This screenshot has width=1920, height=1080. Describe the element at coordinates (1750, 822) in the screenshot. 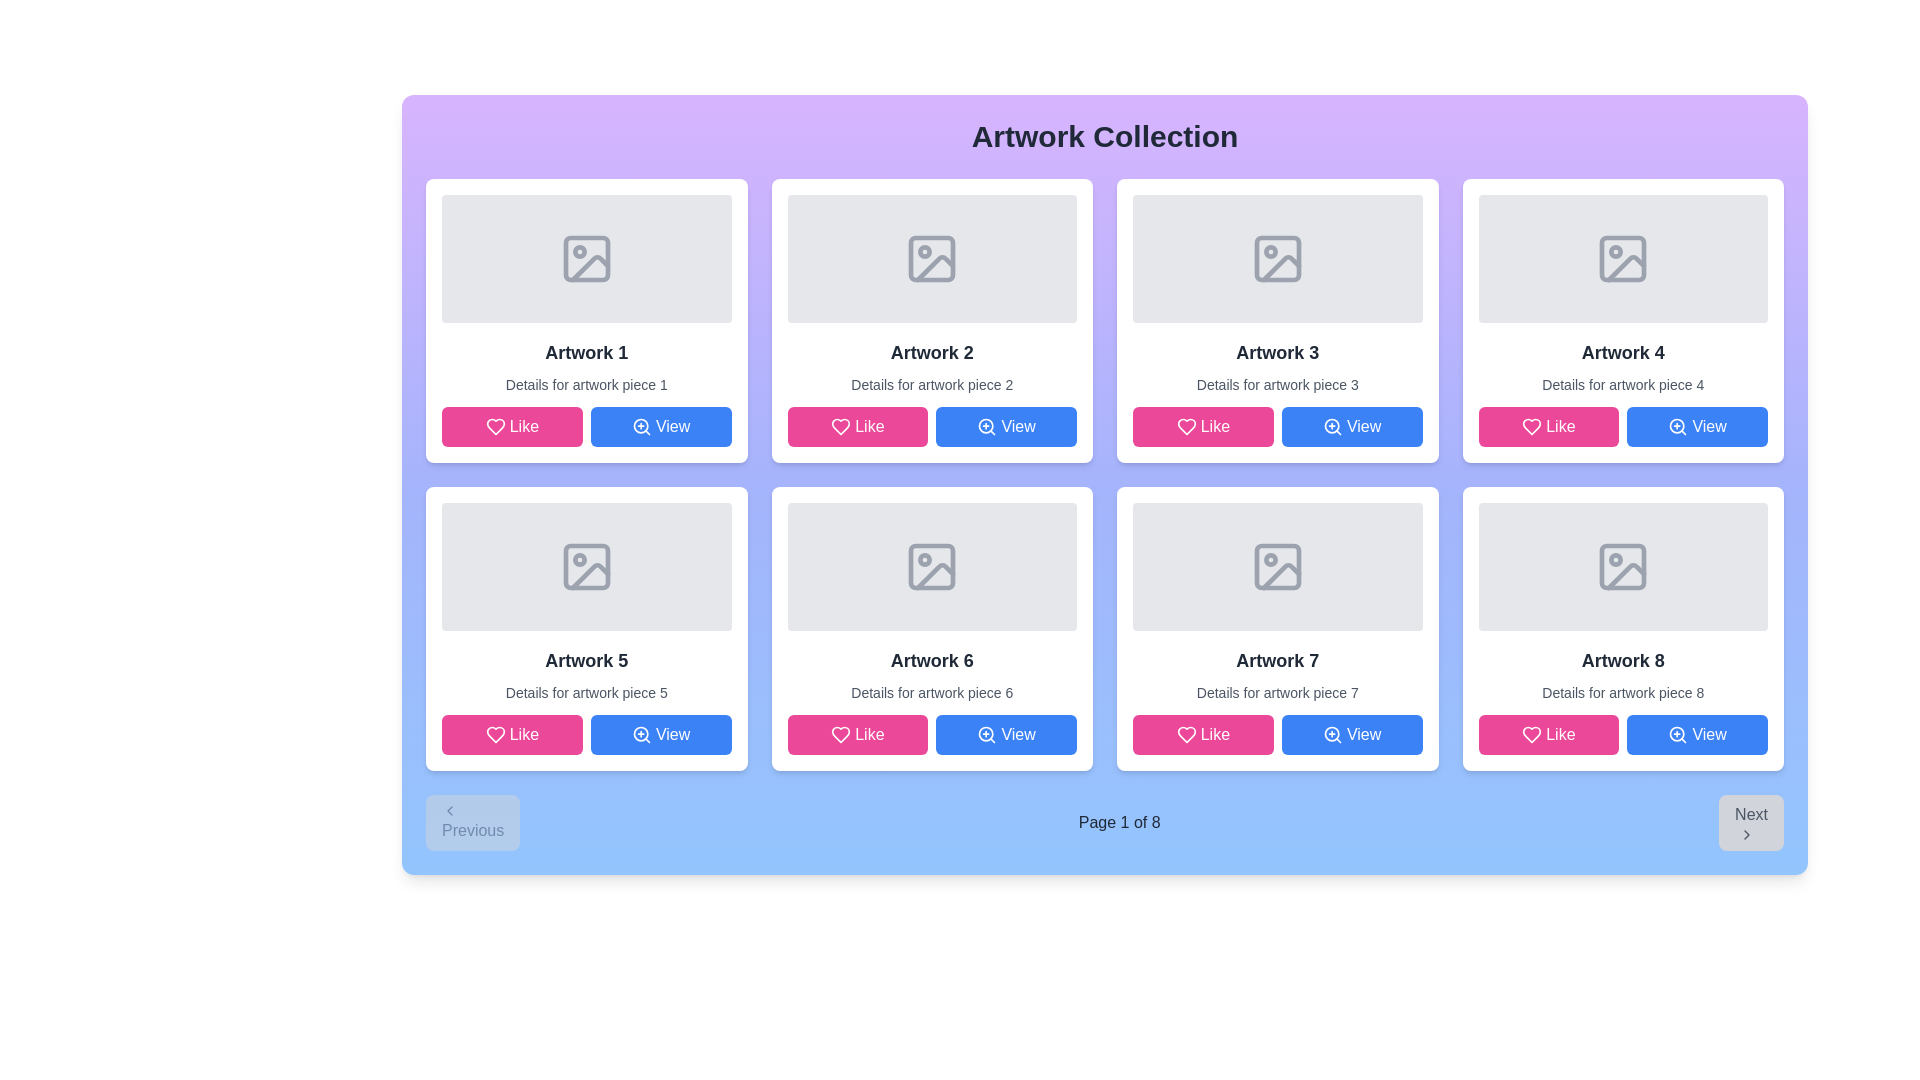

I see `the 'Next' button located at the bottom-right corner of the interface` at that location.